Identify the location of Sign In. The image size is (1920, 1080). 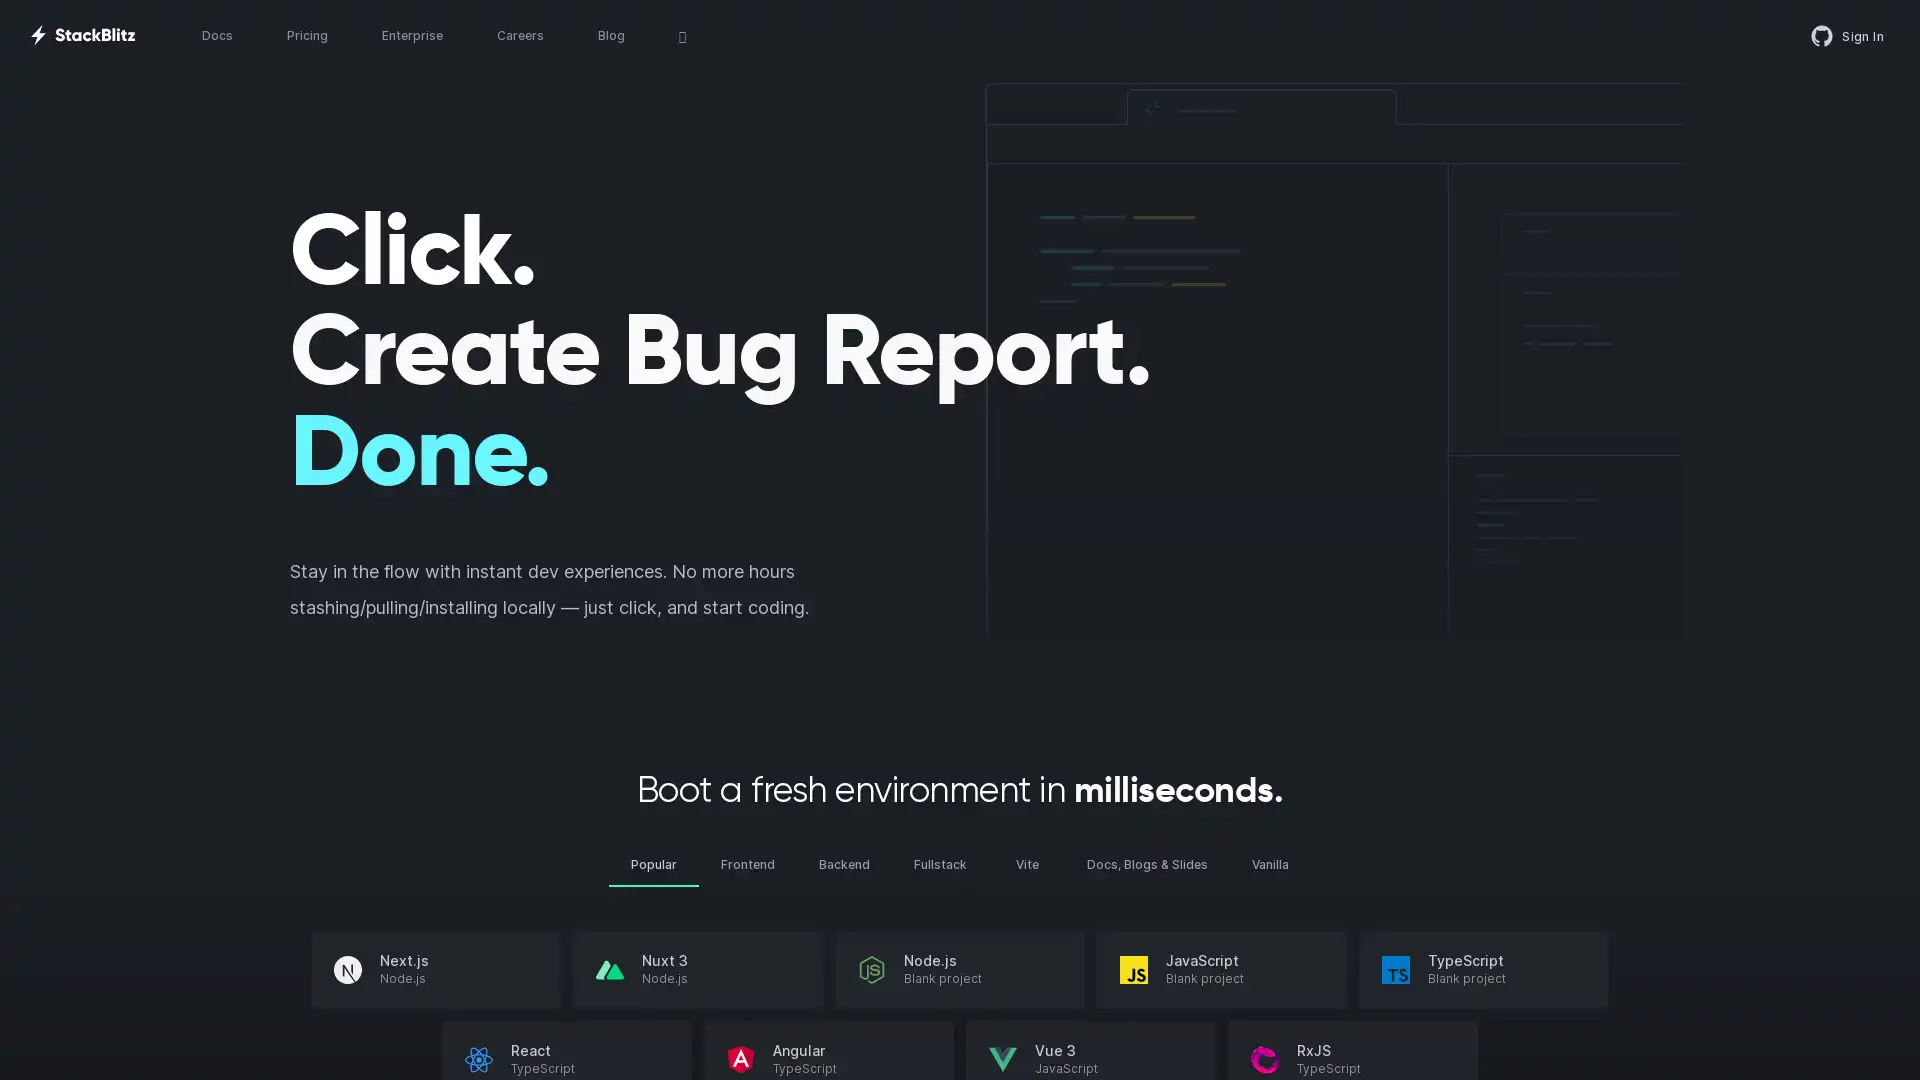
(1847, 35).